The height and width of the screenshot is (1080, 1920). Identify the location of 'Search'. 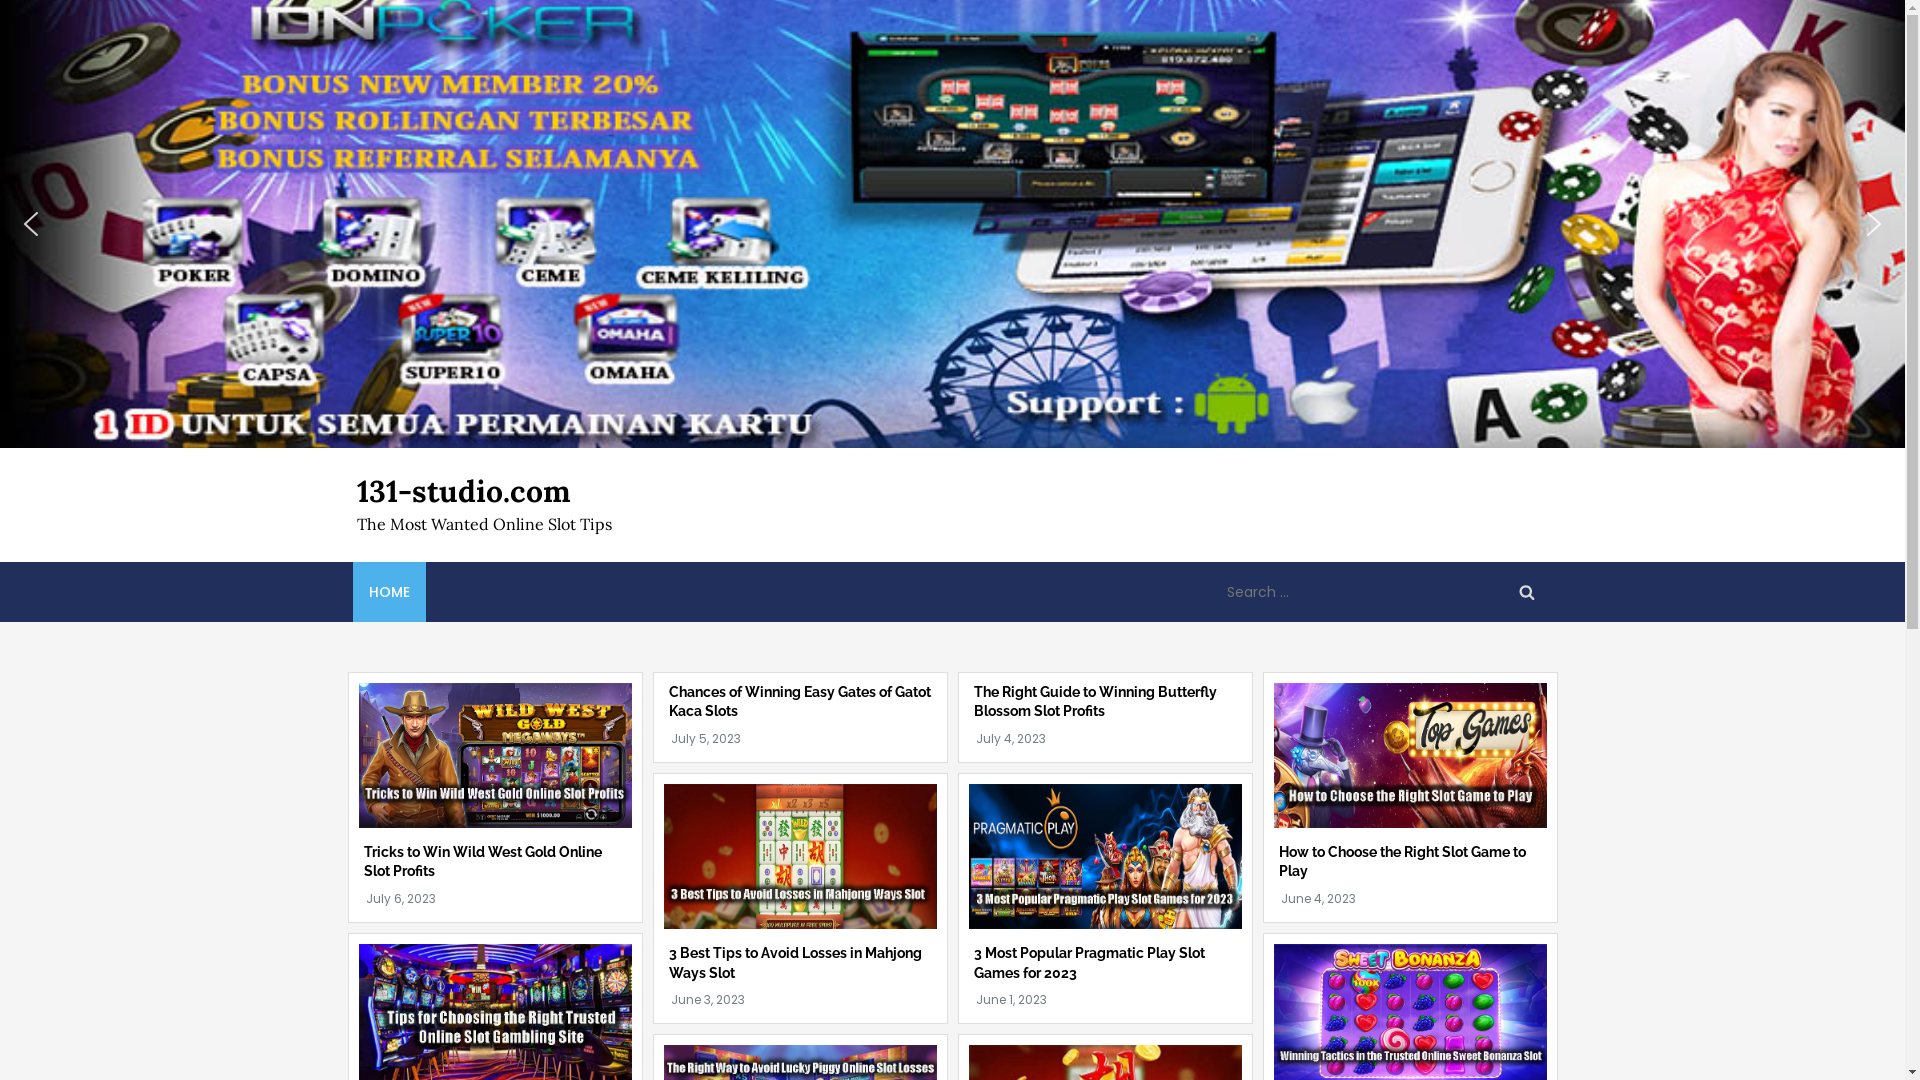
(1525, 590).